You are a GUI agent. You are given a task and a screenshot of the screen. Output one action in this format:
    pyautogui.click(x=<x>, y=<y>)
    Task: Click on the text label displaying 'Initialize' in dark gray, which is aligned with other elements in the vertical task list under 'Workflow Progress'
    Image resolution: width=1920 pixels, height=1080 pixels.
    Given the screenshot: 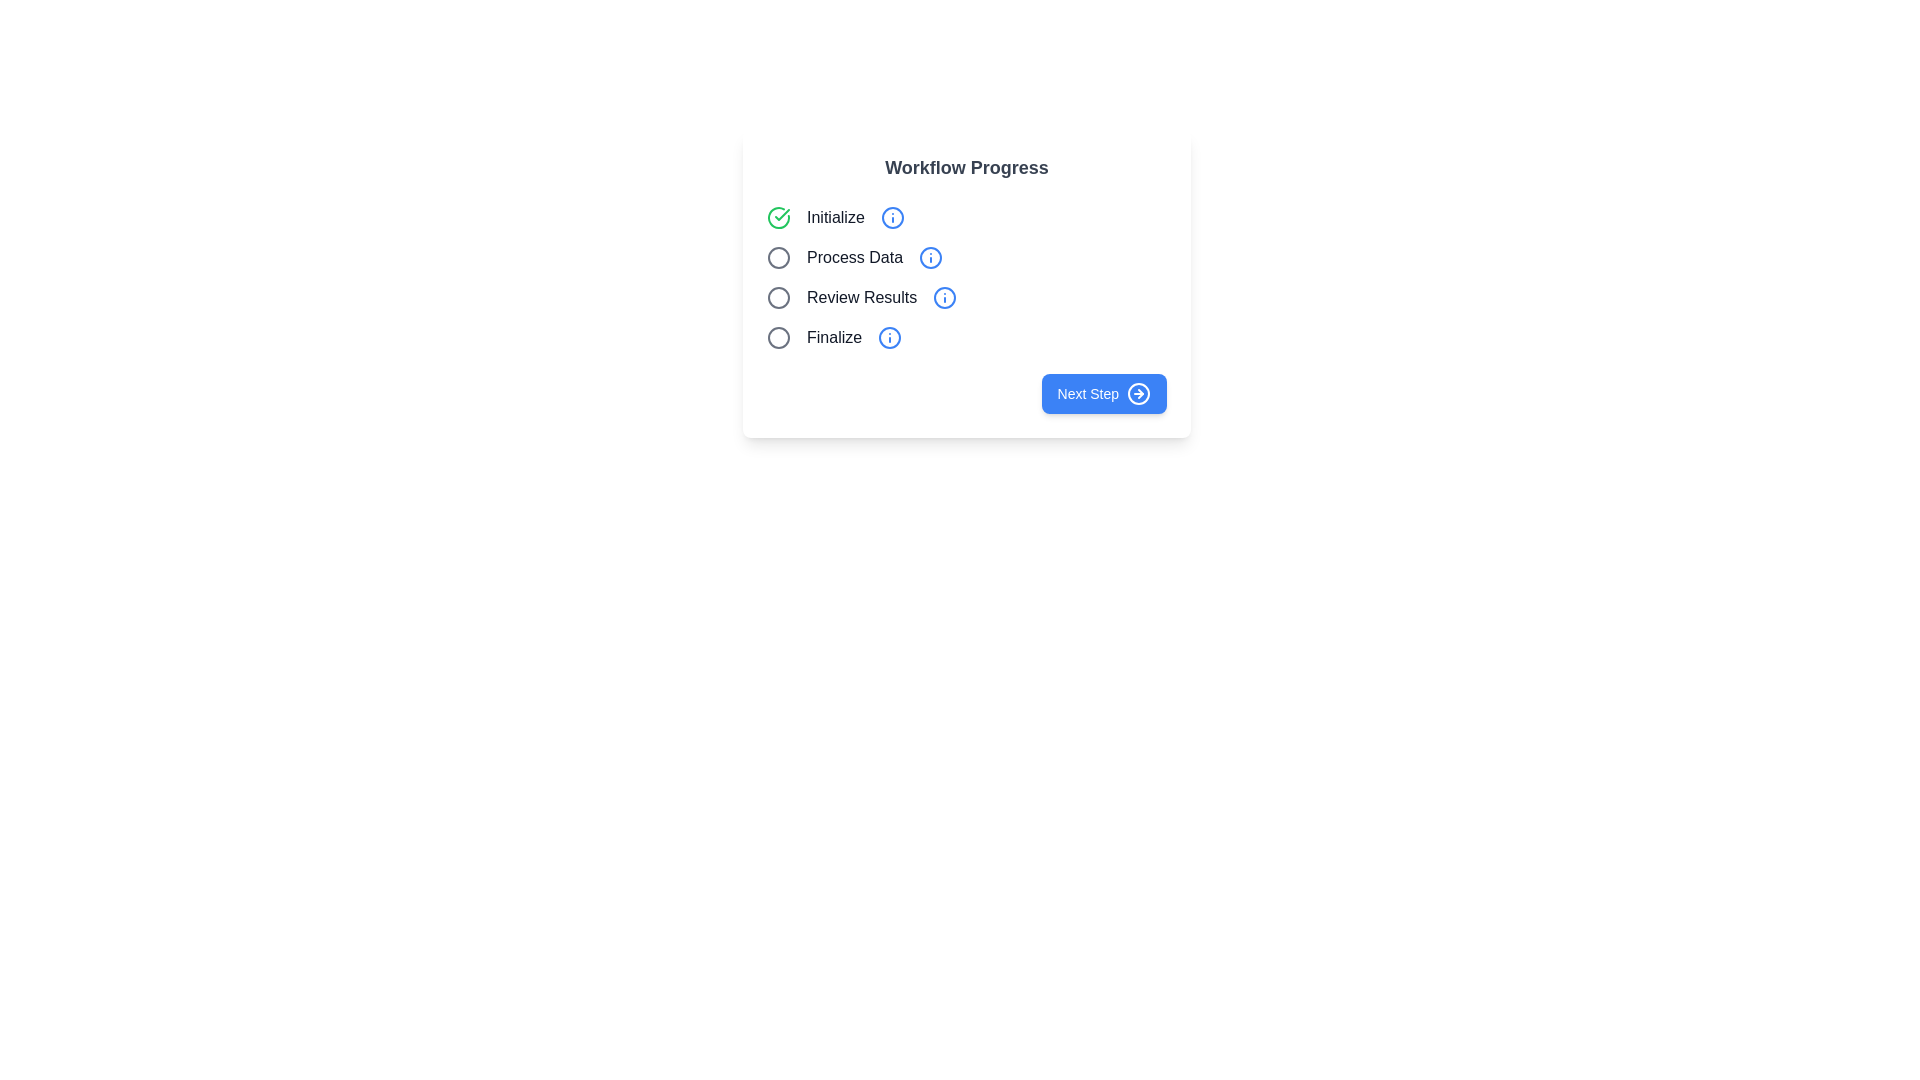 What is the action you would take?
    pyautogui.click(x=835, y=218)
    